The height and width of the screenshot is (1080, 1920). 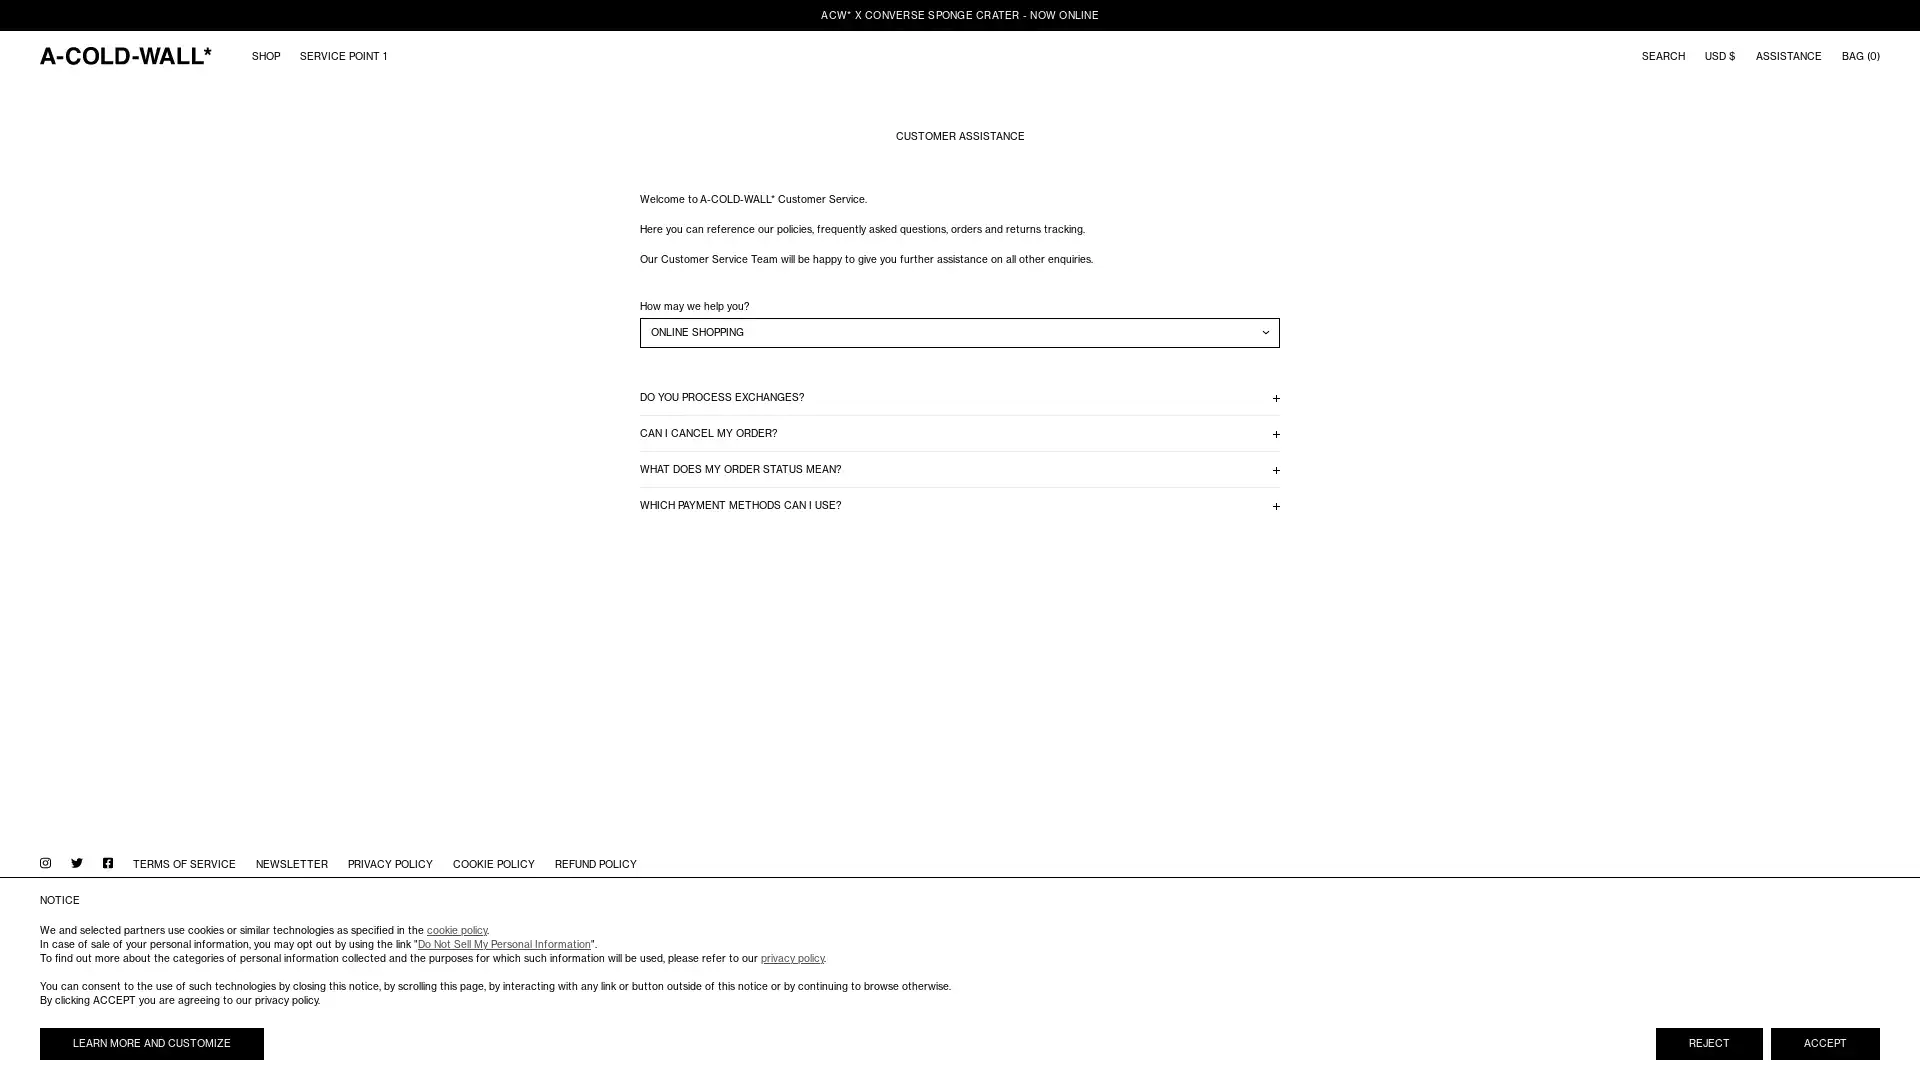 I want to click on WHICH PAYMENT METHODS CAN I USE?, so click(x=960, y=504).